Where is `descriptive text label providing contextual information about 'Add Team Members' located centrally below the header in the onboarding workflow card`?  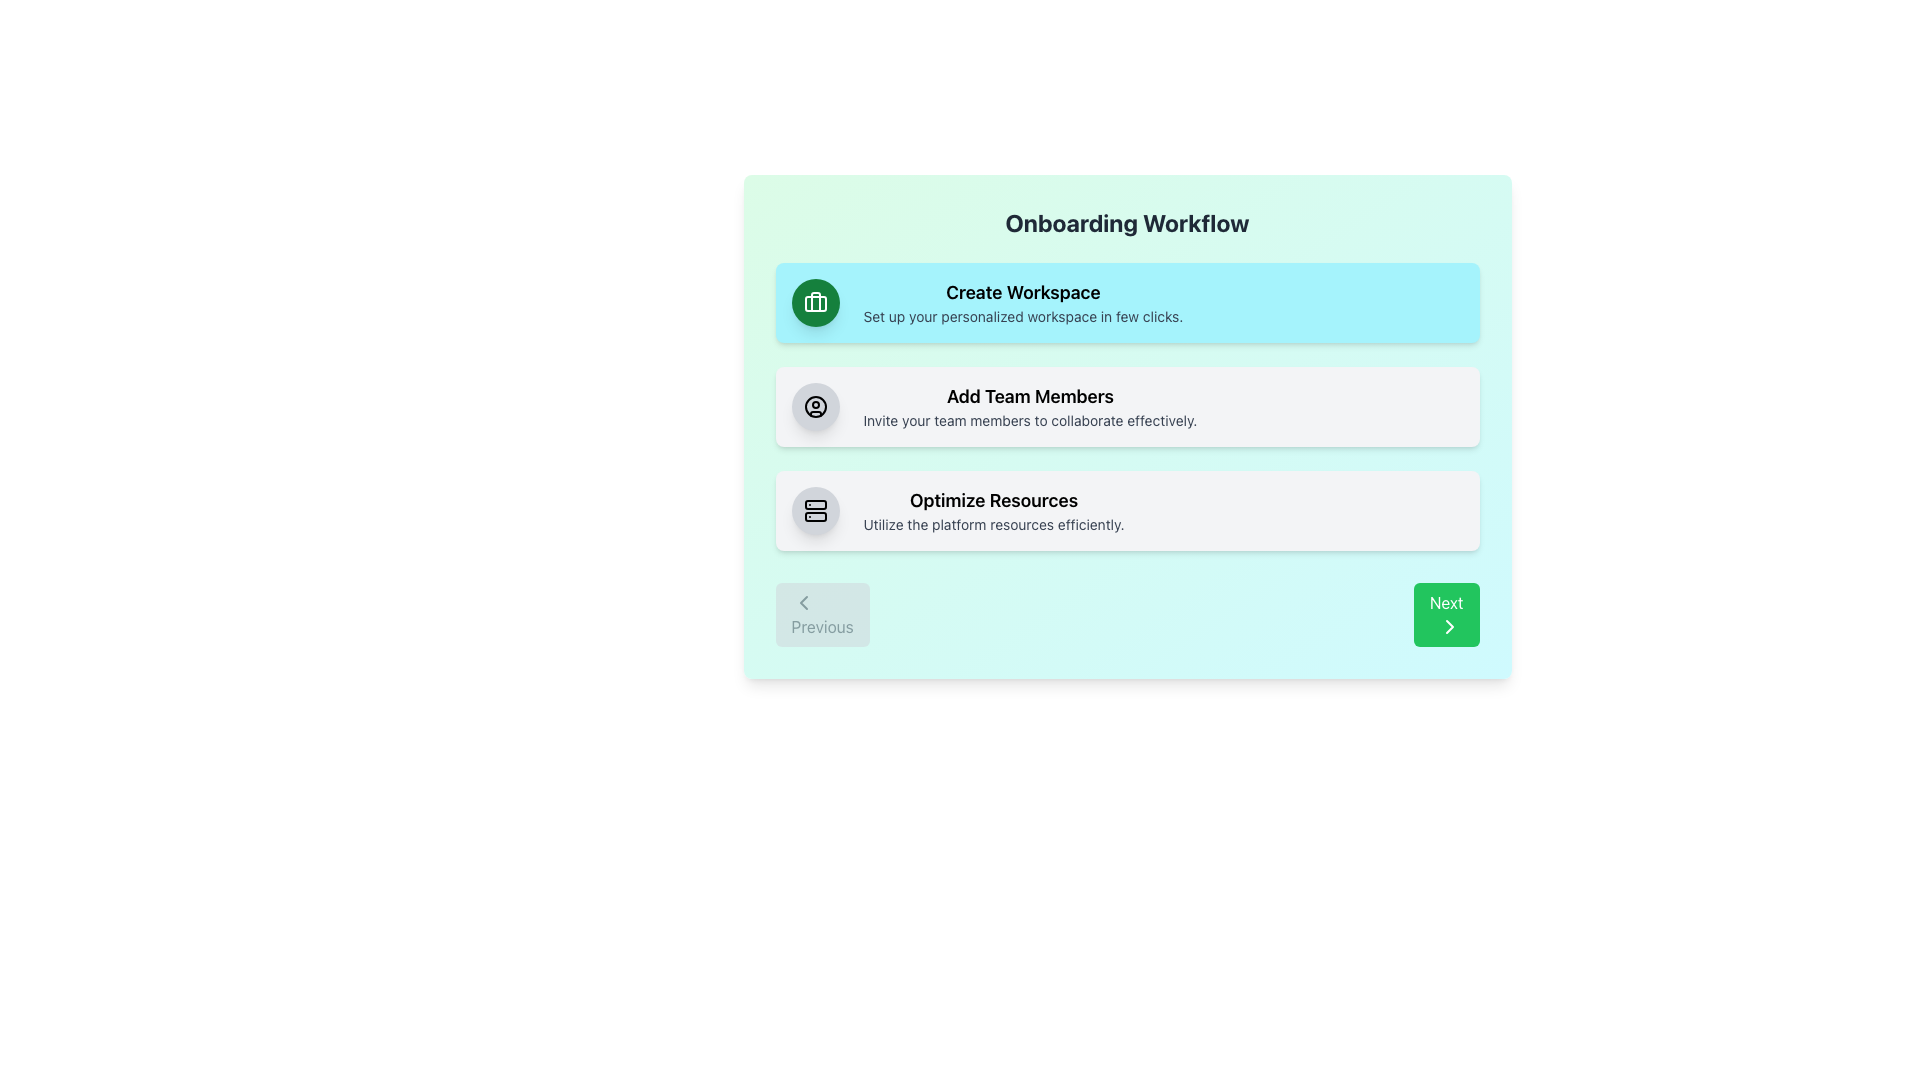 descriptive text label providing contextual information about 'Add Team Members' located centrally below the header in the onboarding workflow card is located at coordinates (1030, 419).